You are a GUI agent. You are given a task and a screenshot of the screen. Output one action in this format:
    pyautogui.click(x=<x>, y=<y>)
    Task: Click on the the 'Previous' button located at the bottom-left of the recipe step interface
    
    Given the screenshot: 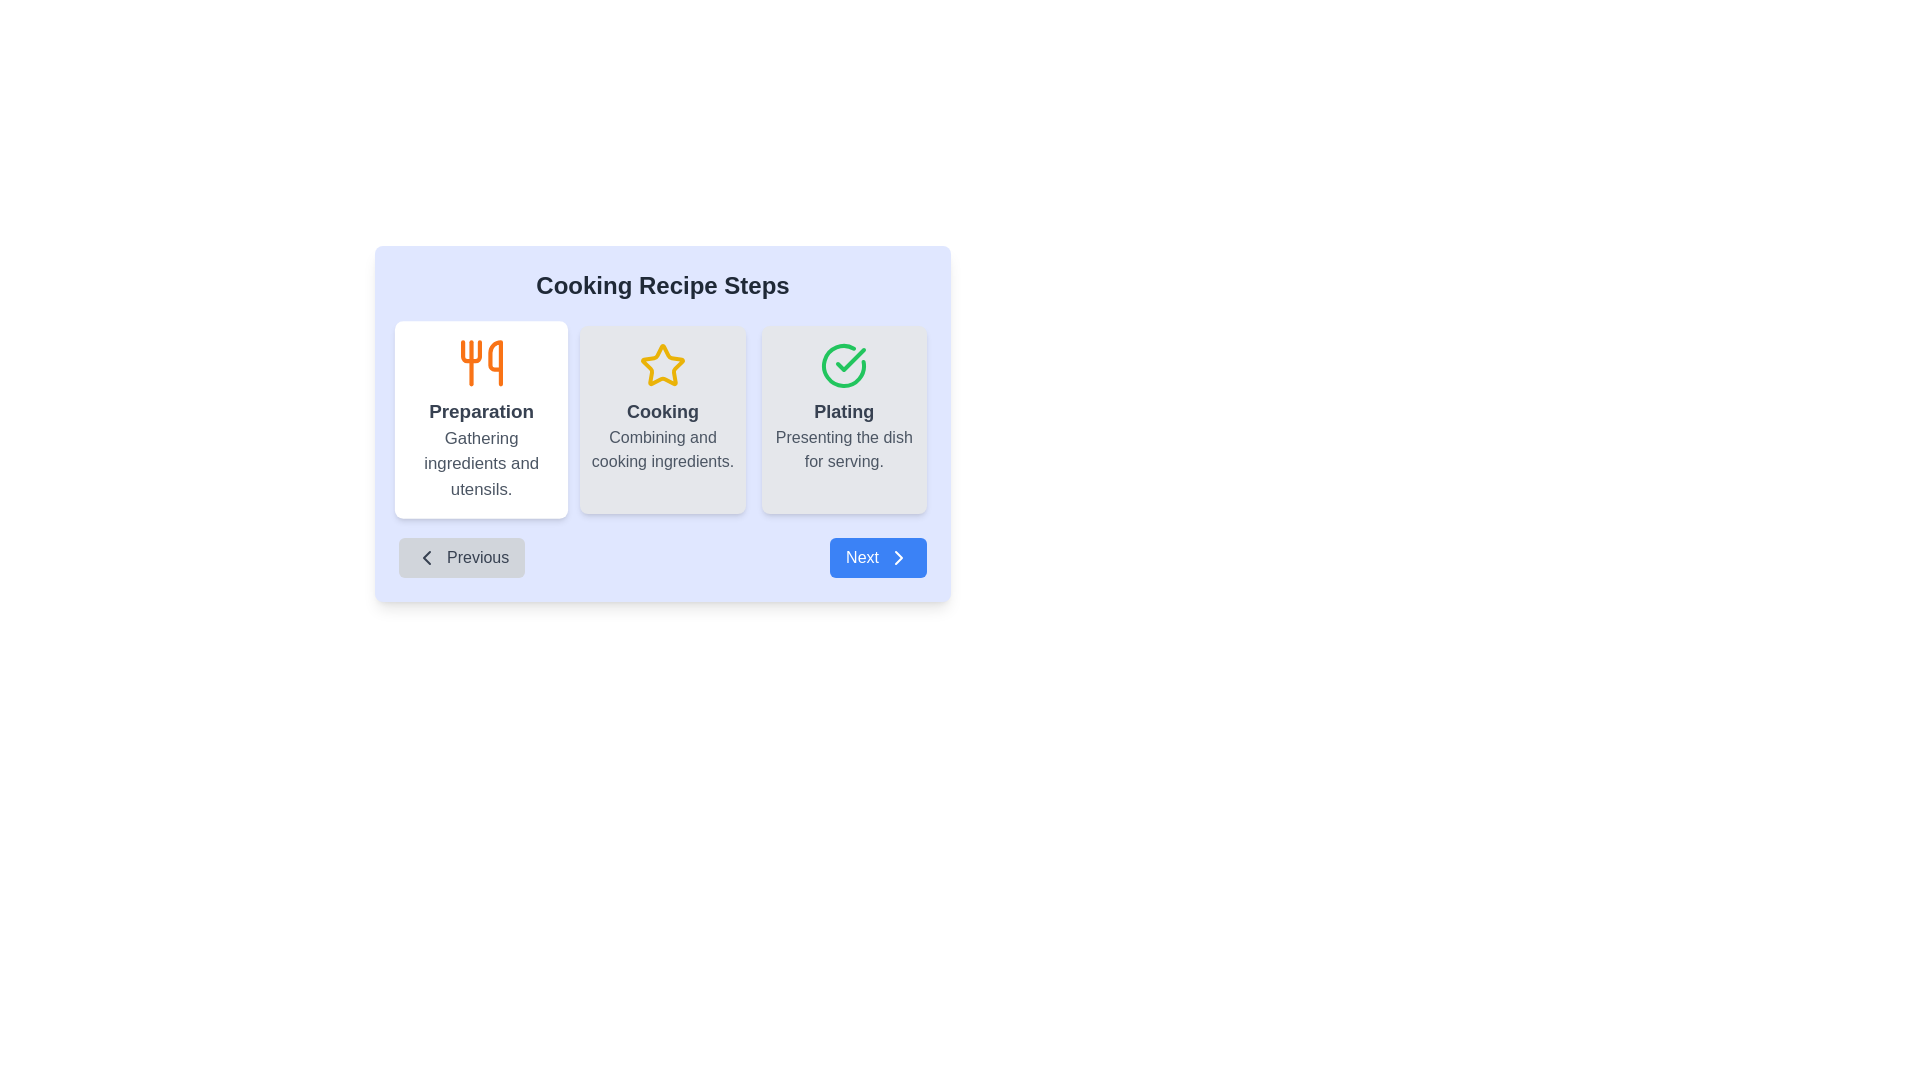 What is the action you would take?
    pyautogui.click(x=461, y=558)
    